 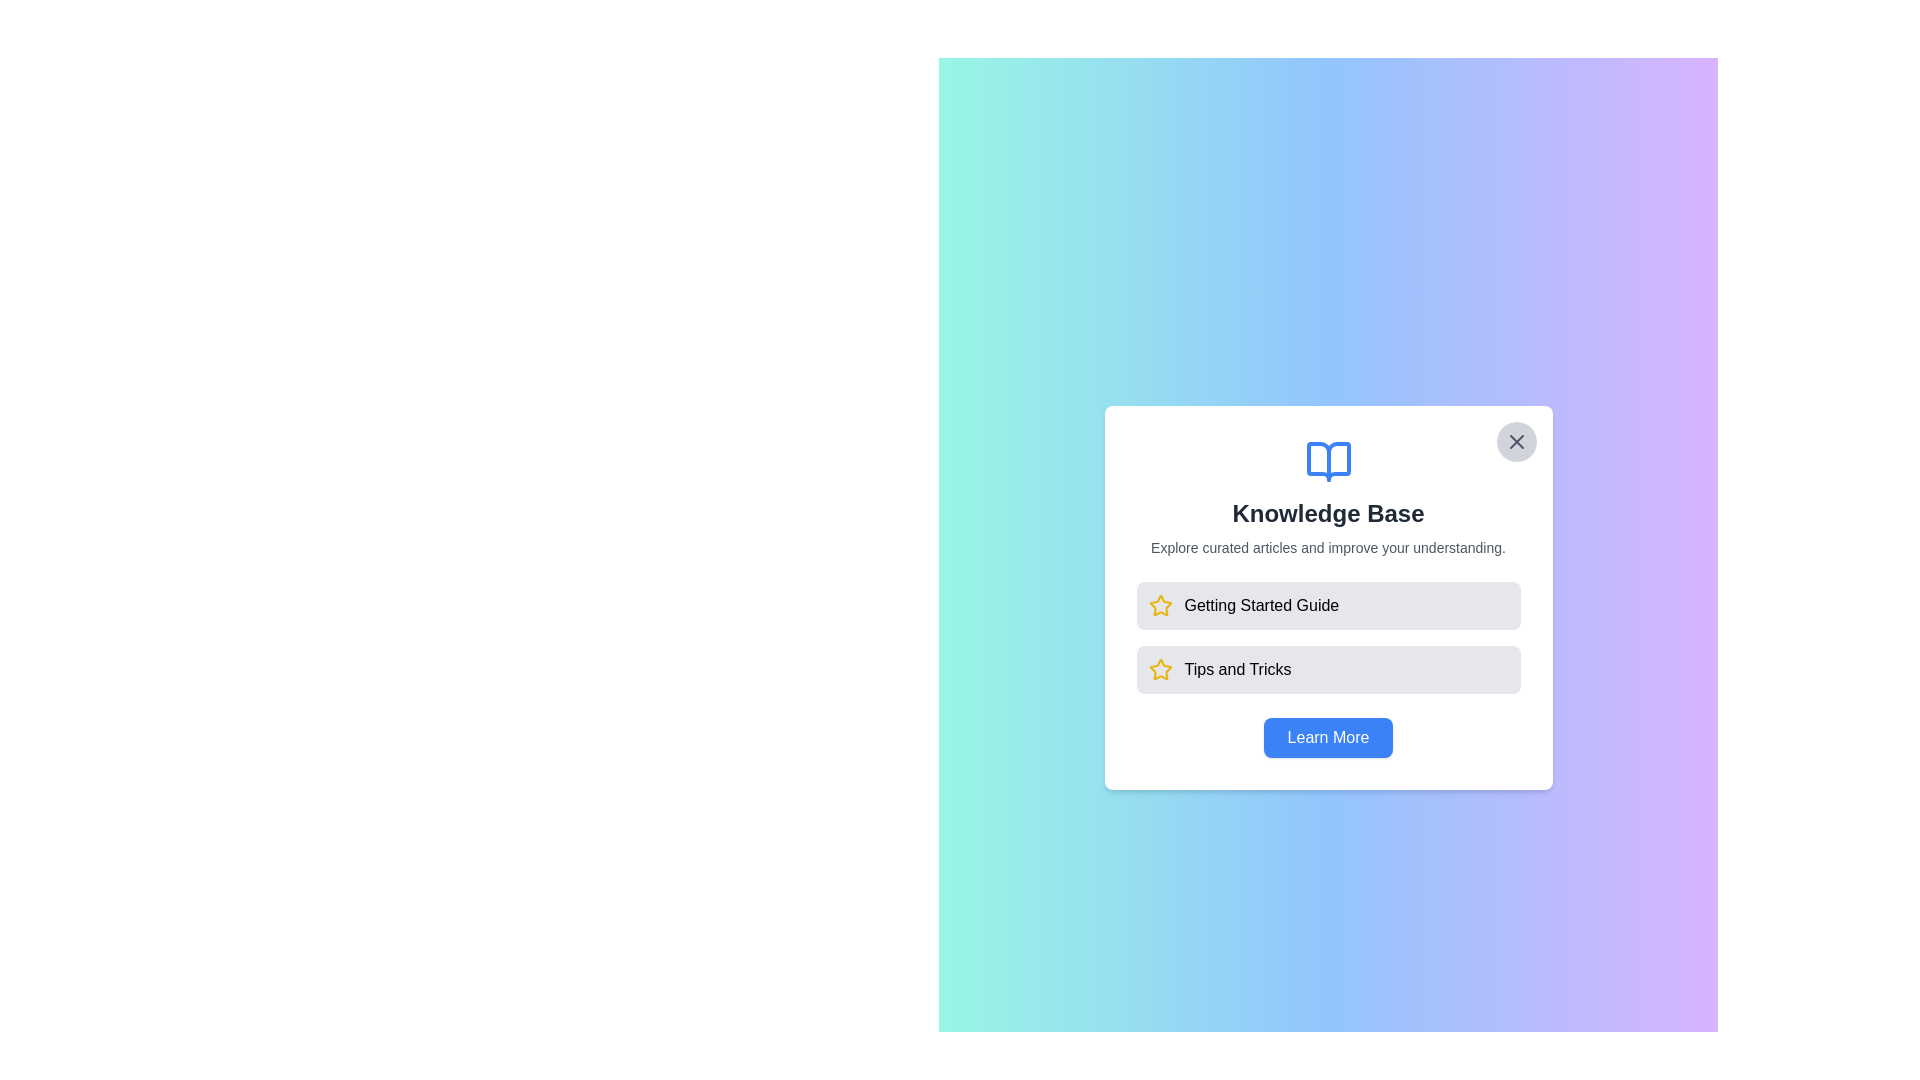 I want to click on the blue rectangular button labeled 'Learn More', so click(x=1328, y=737).